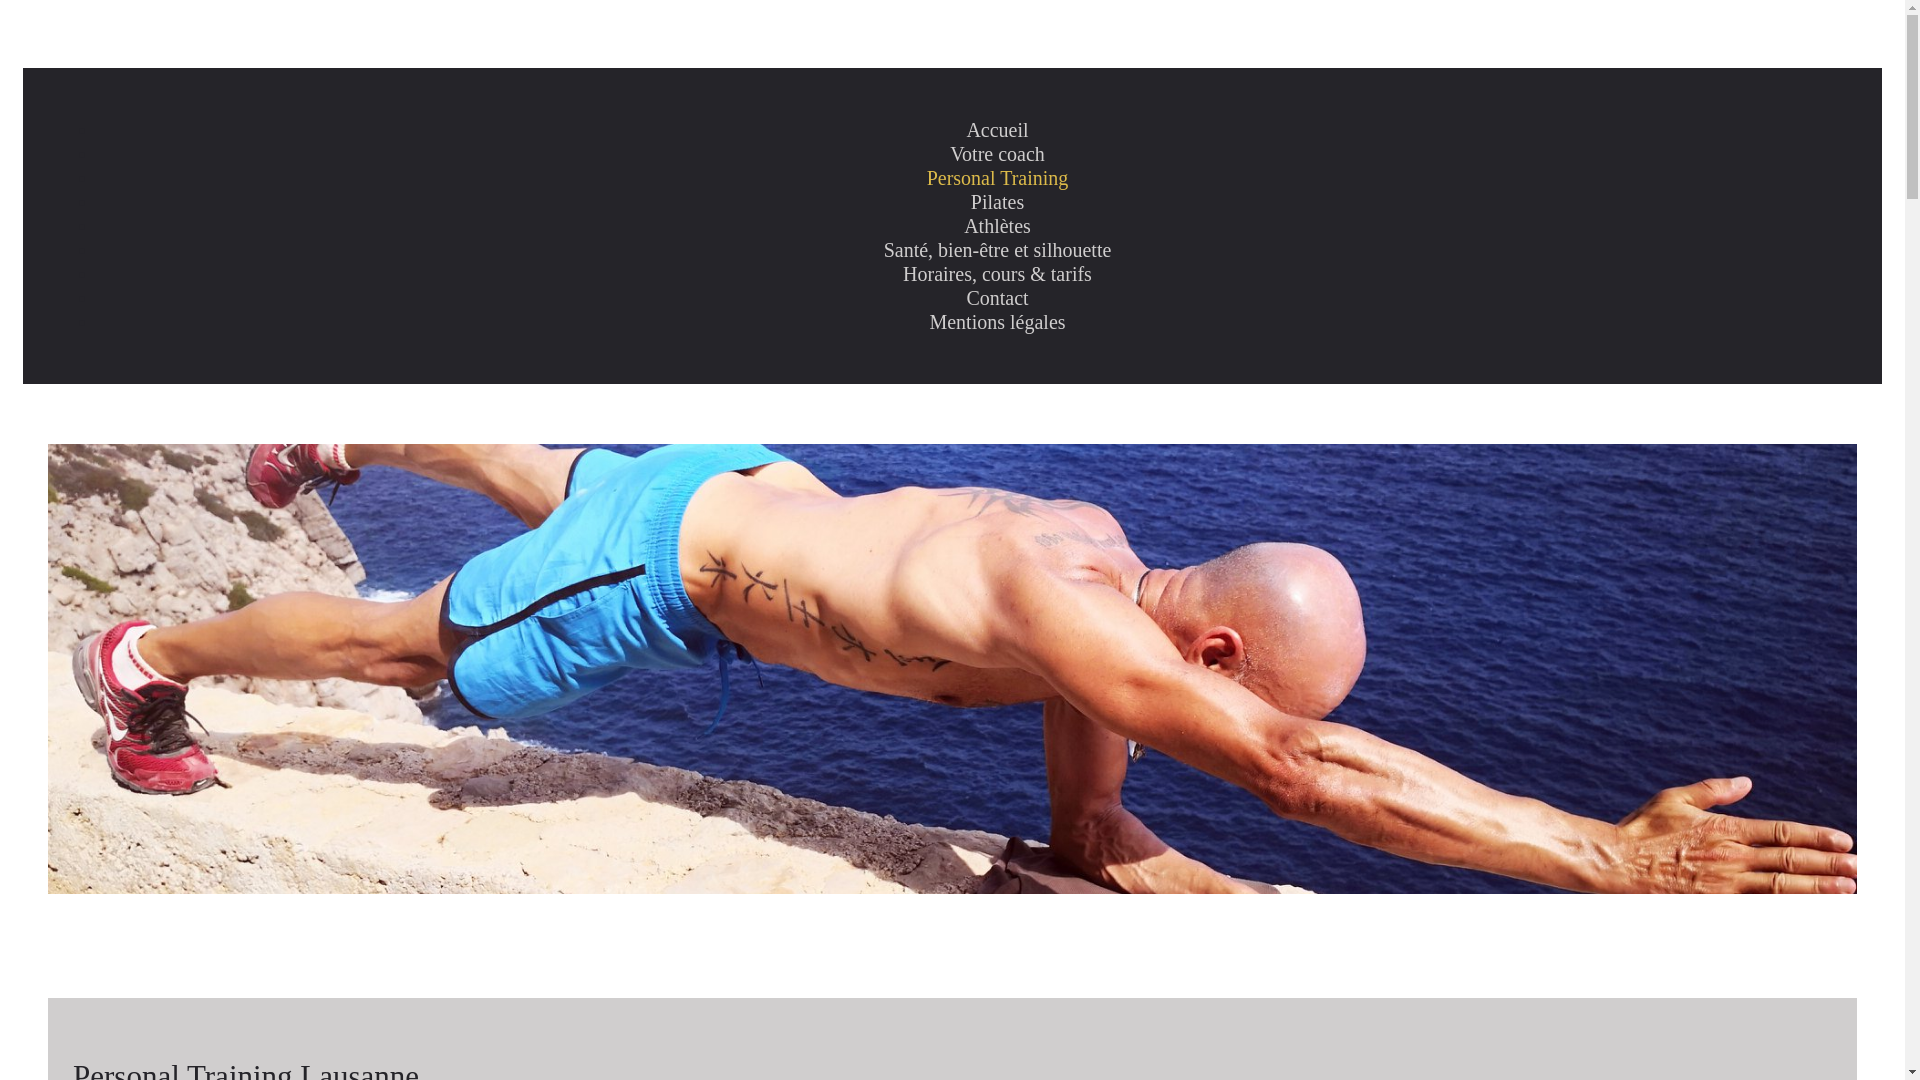  Describe the element at coordinates (998, 176) in the screenshot. I see `'Personal Training'` at that location.